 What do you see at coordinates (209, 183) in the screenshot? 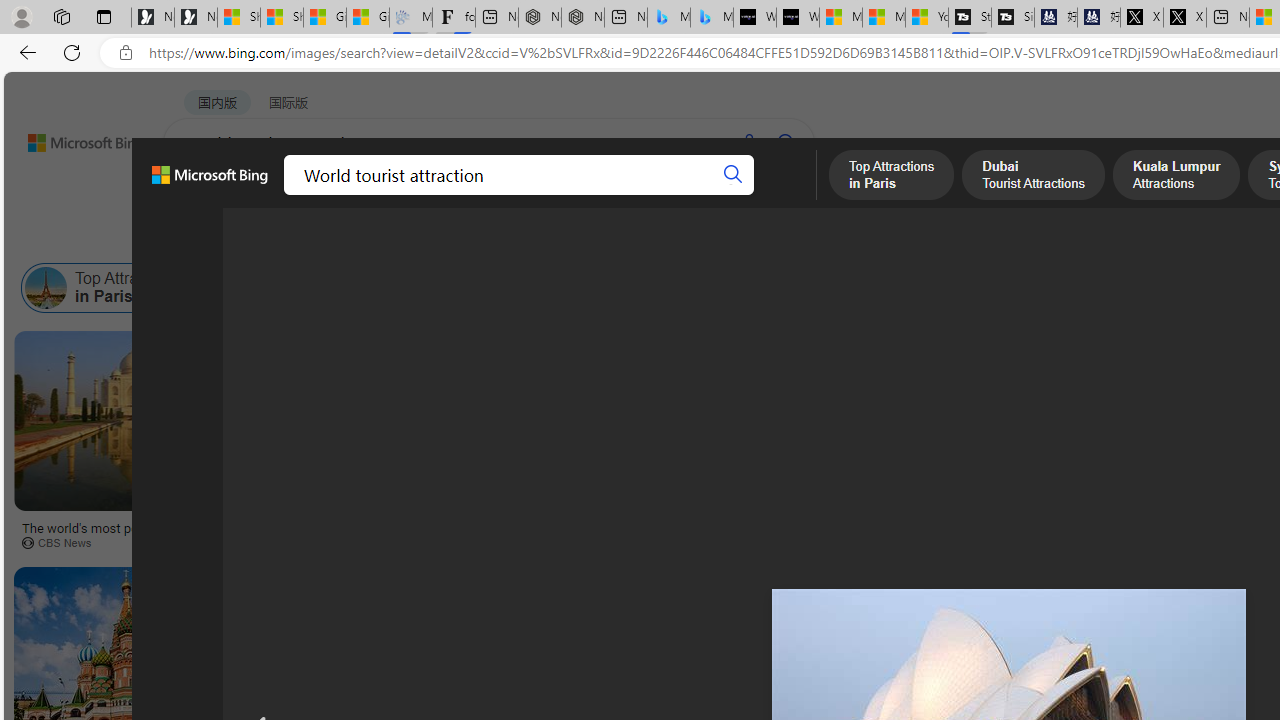
I see `'Microsoft Bing, Back to Bing search'` at bounding box center [209, 183].